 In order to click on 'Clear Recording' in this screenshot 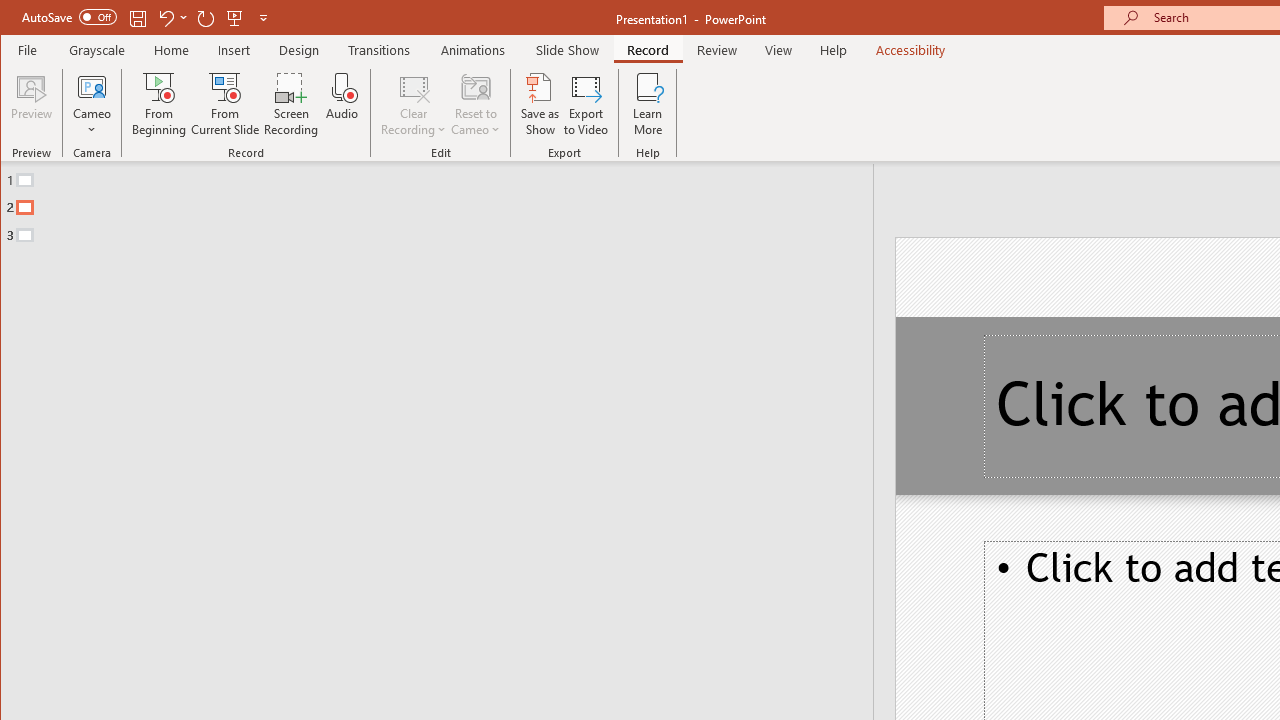, I will do `click(413, 104)`.